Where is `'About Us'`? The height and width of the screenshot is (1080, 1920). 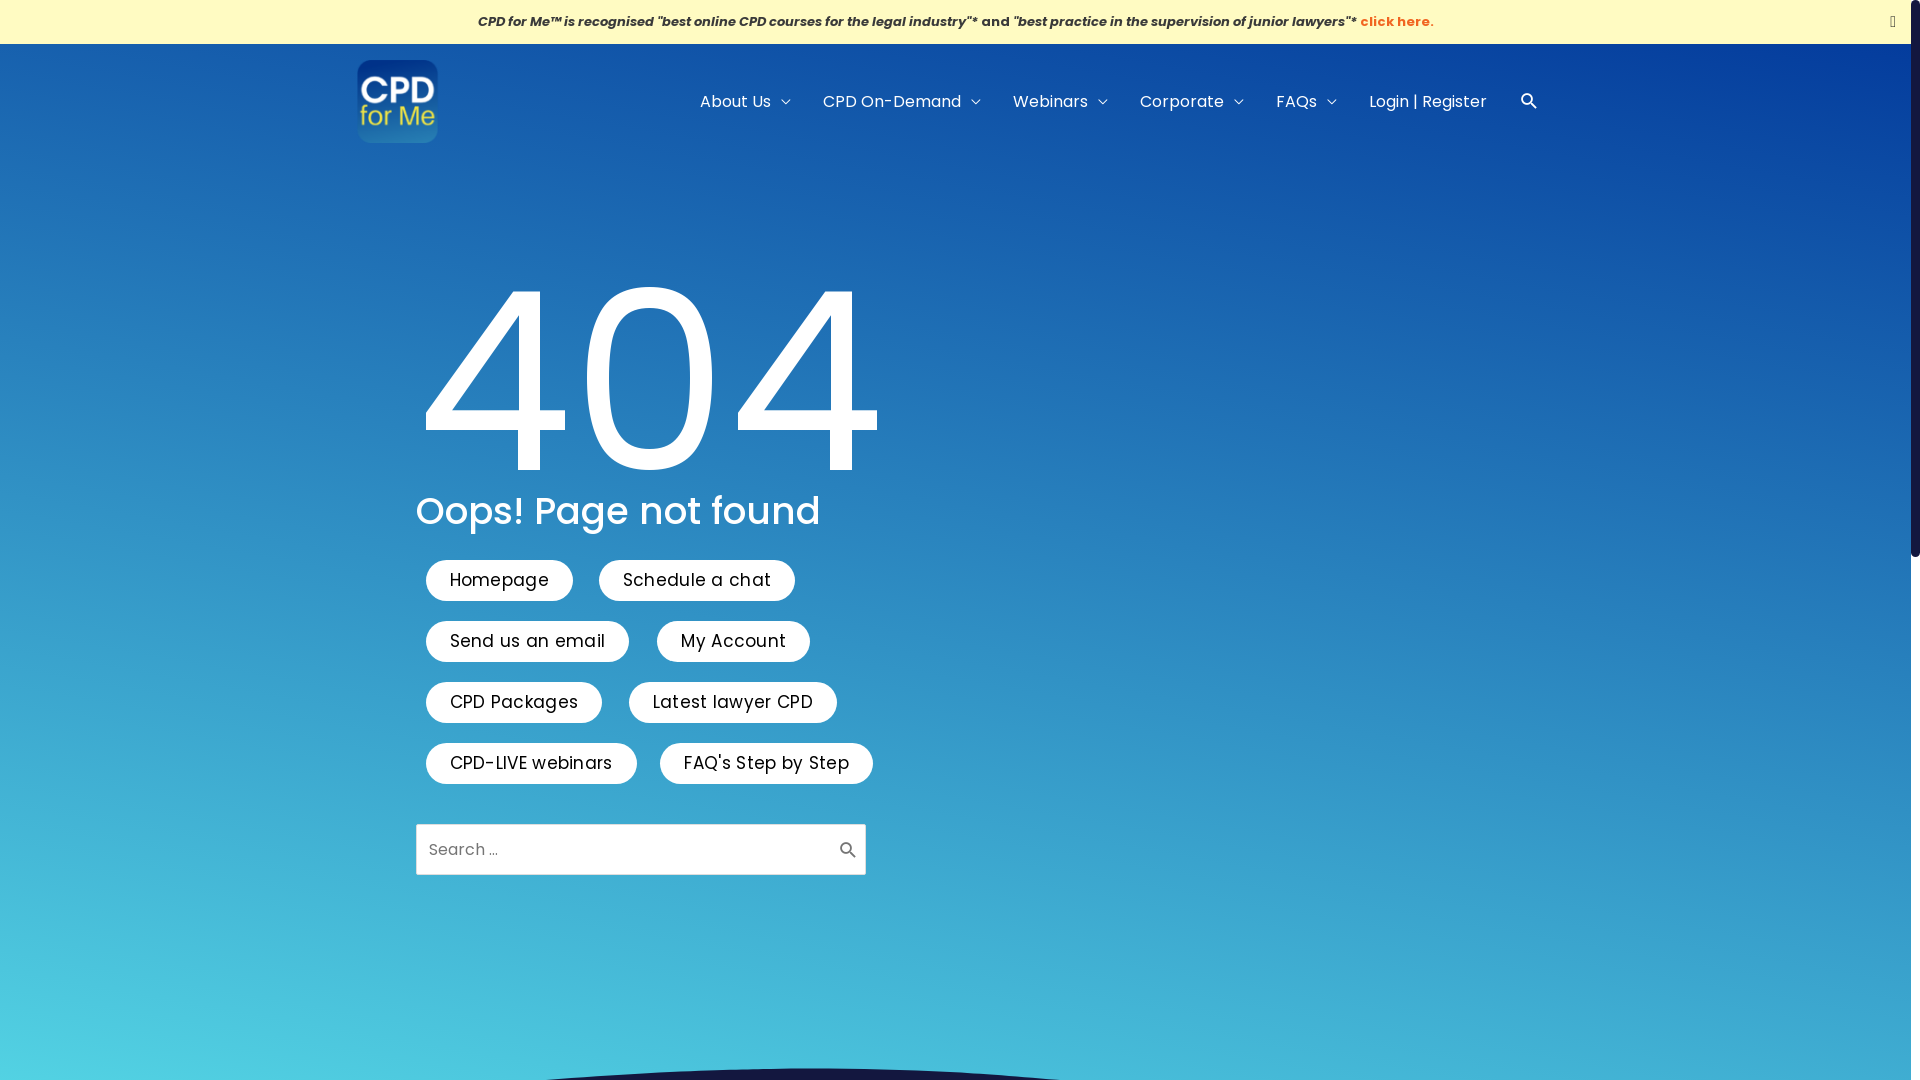 'About Us' is located at coordinates (744, 101).